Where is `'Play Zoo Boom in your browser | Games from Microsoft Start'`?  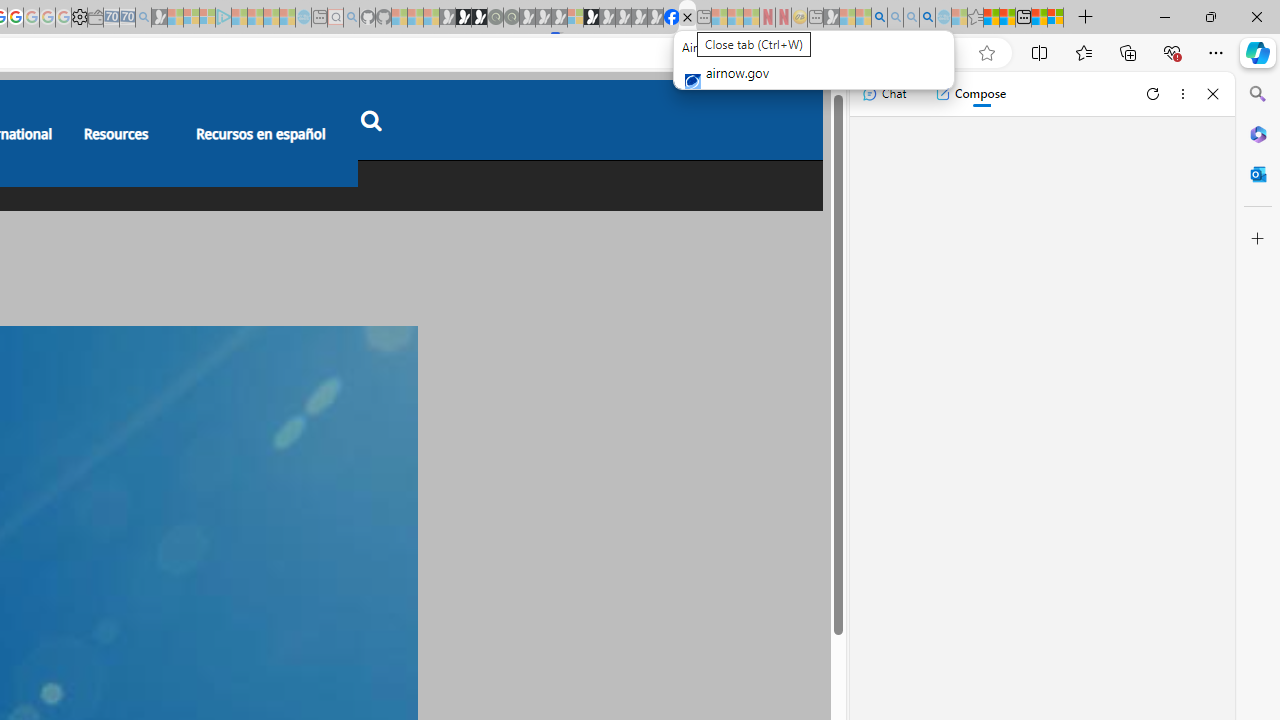 'Play Zoo Boom in your browser | Games from Microsoft Start' is located at coordinates (462, 17).